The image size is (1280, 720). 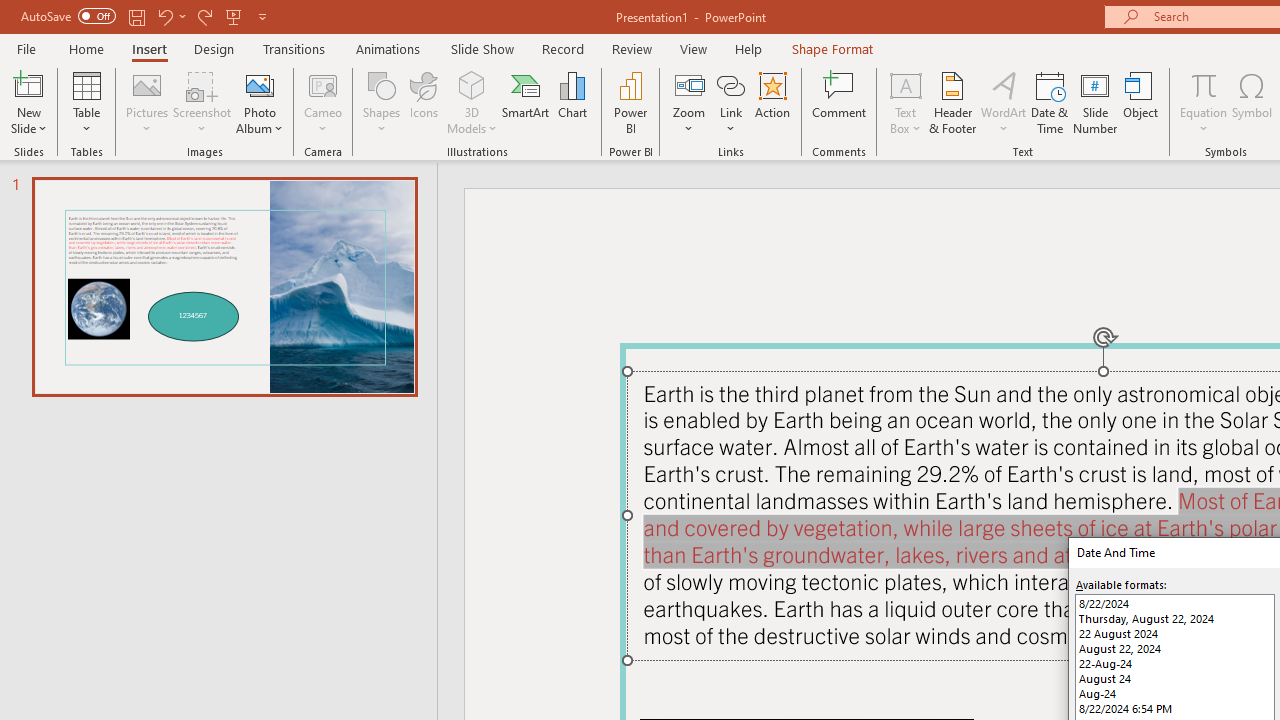 I want to click on 'Review', so click(x=630, y=48).